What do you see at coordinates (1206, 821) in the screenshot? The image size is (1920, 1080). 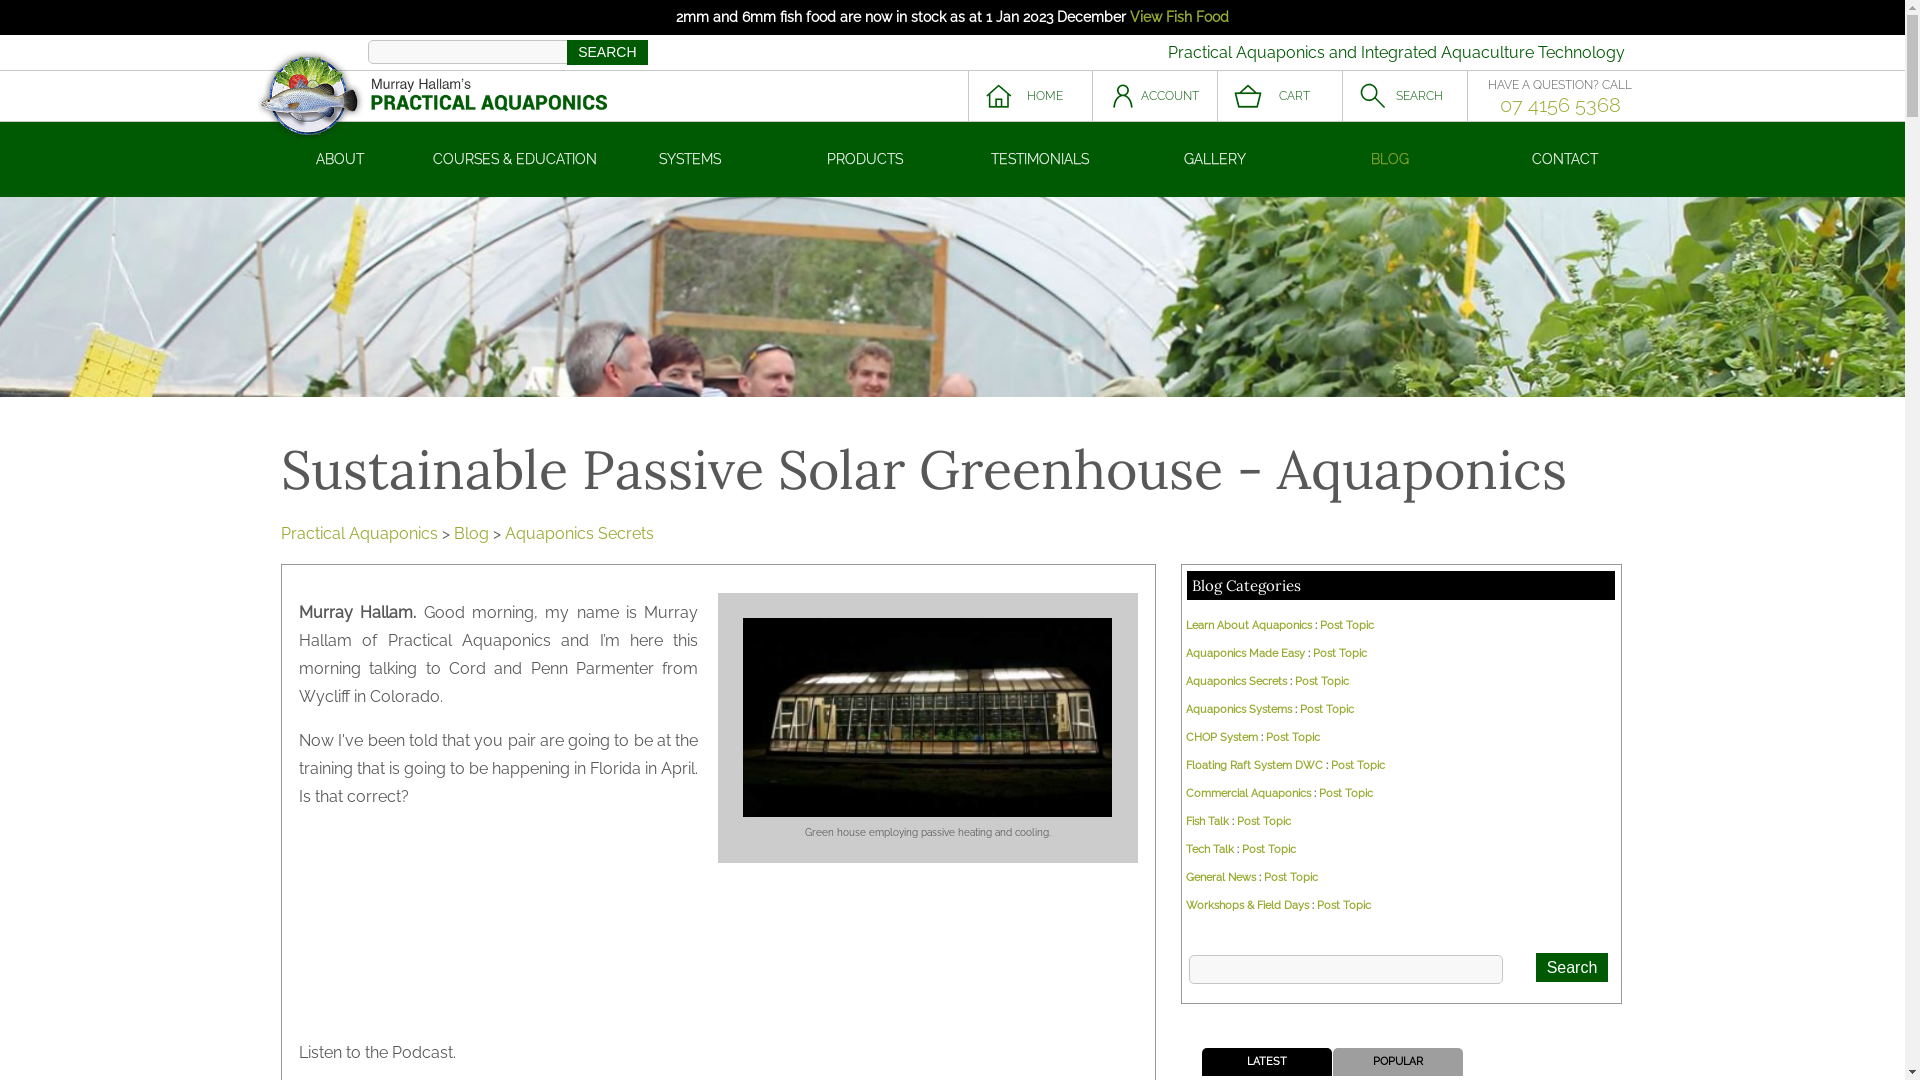 I see `'Fish Talk'` at bounding box center [1206, 821].